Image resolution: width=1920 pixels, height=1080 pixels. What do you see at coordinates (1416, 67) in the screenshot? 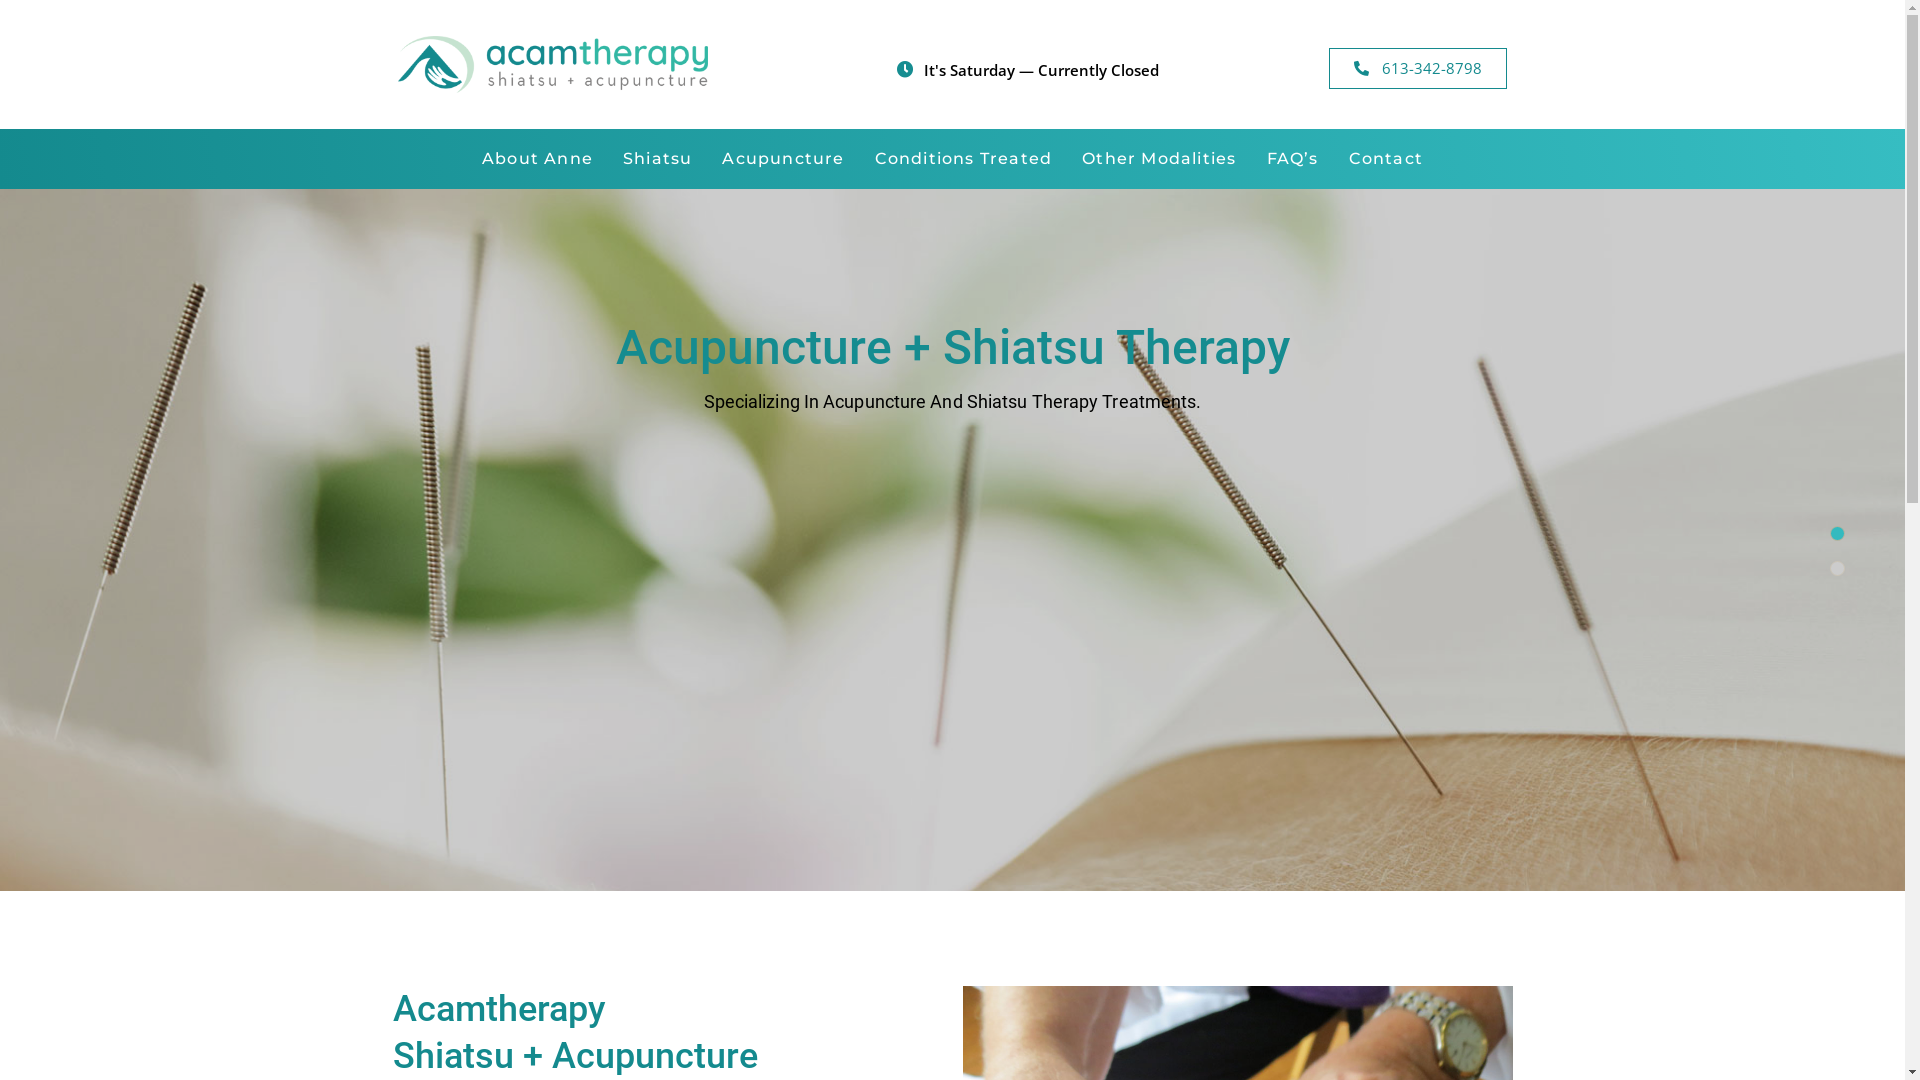
I see `'613-342-8798'` at bounding box center [1416, 67].